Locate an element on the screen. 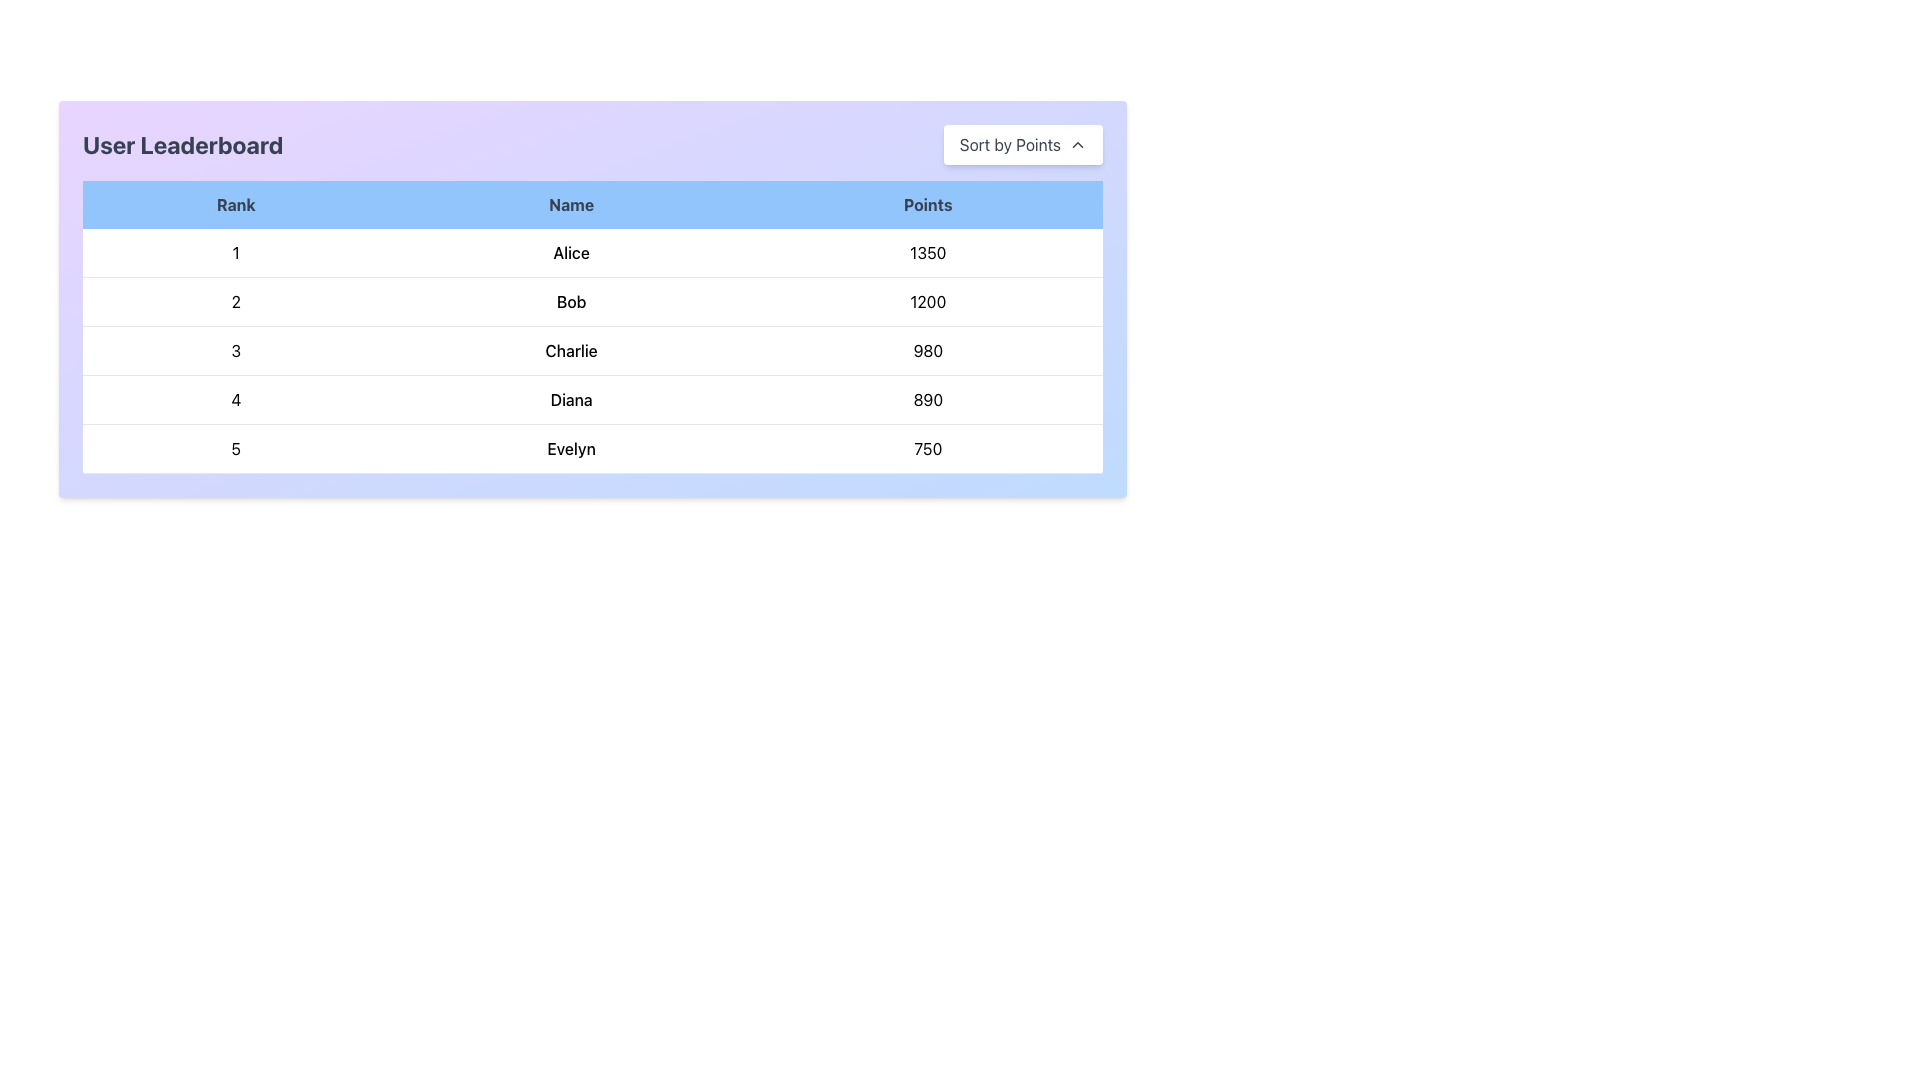  text label displaying '1350' located under the 'Points' column in the leaderboard table for user 'Alice' is located at coordinates (927, 252).